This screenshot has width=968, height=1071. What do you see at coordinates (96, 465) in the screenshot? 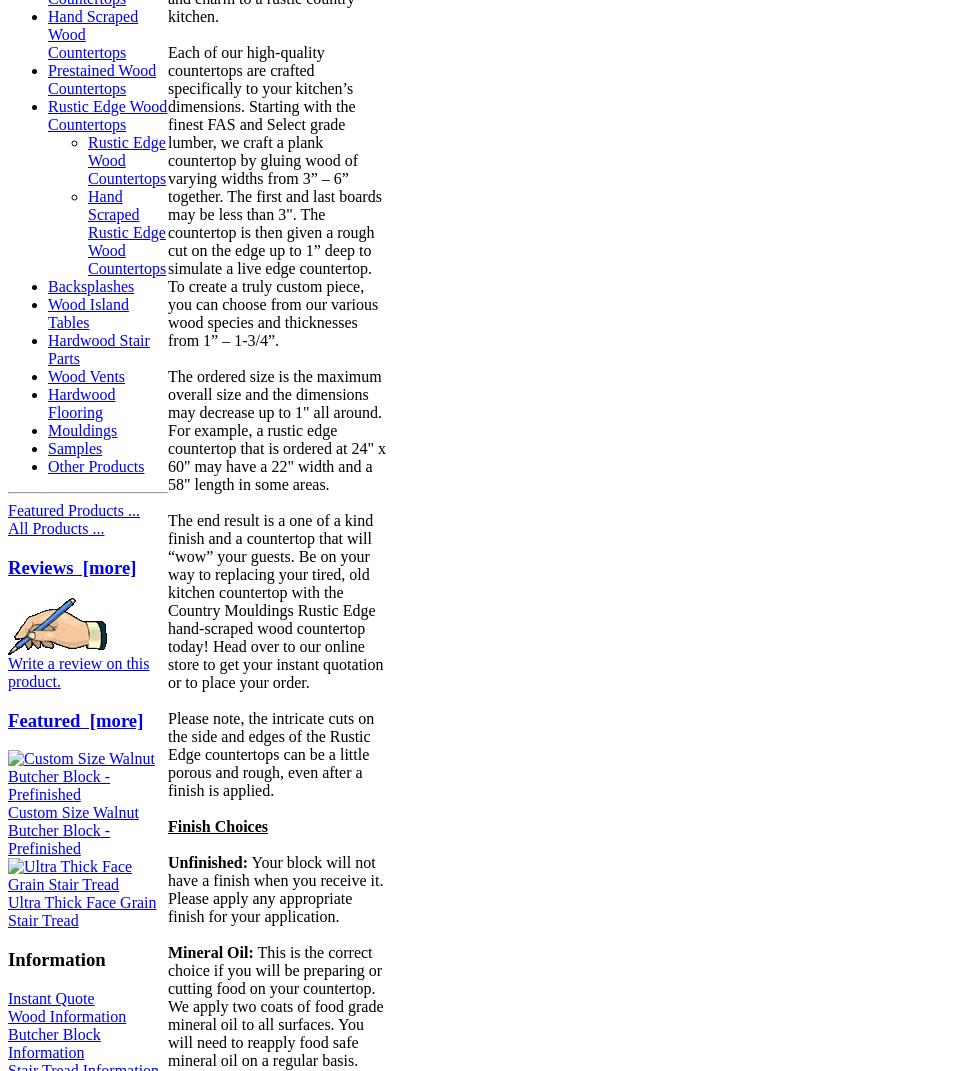
I see `'Other Products'` at bounding box center [96, 465].